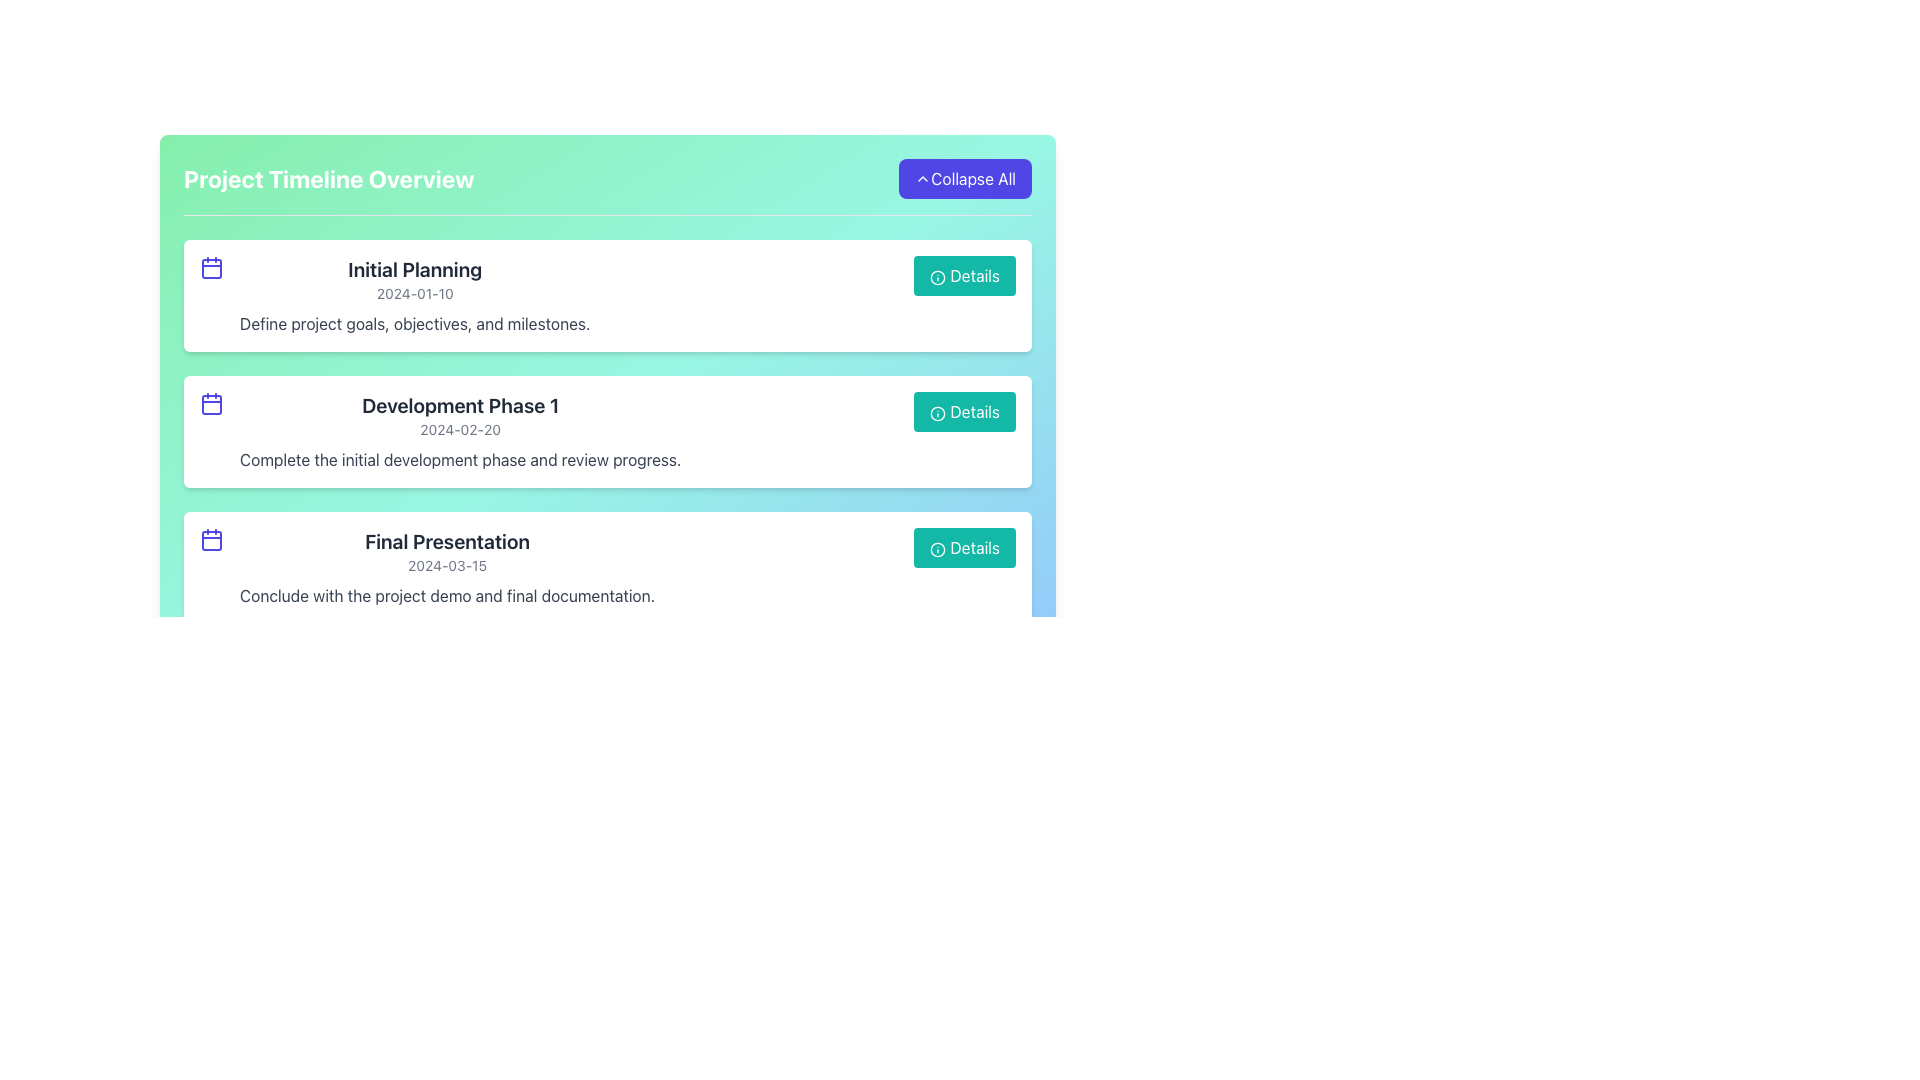 Image resolution: width=1920 pixels, height=1080 pixels. What do you see at coordinates (211, 405) in the screenshot?
I see `the inner square of the calendar icon in the 'Development Phase 1' list item` at bounding box center [211, 405].